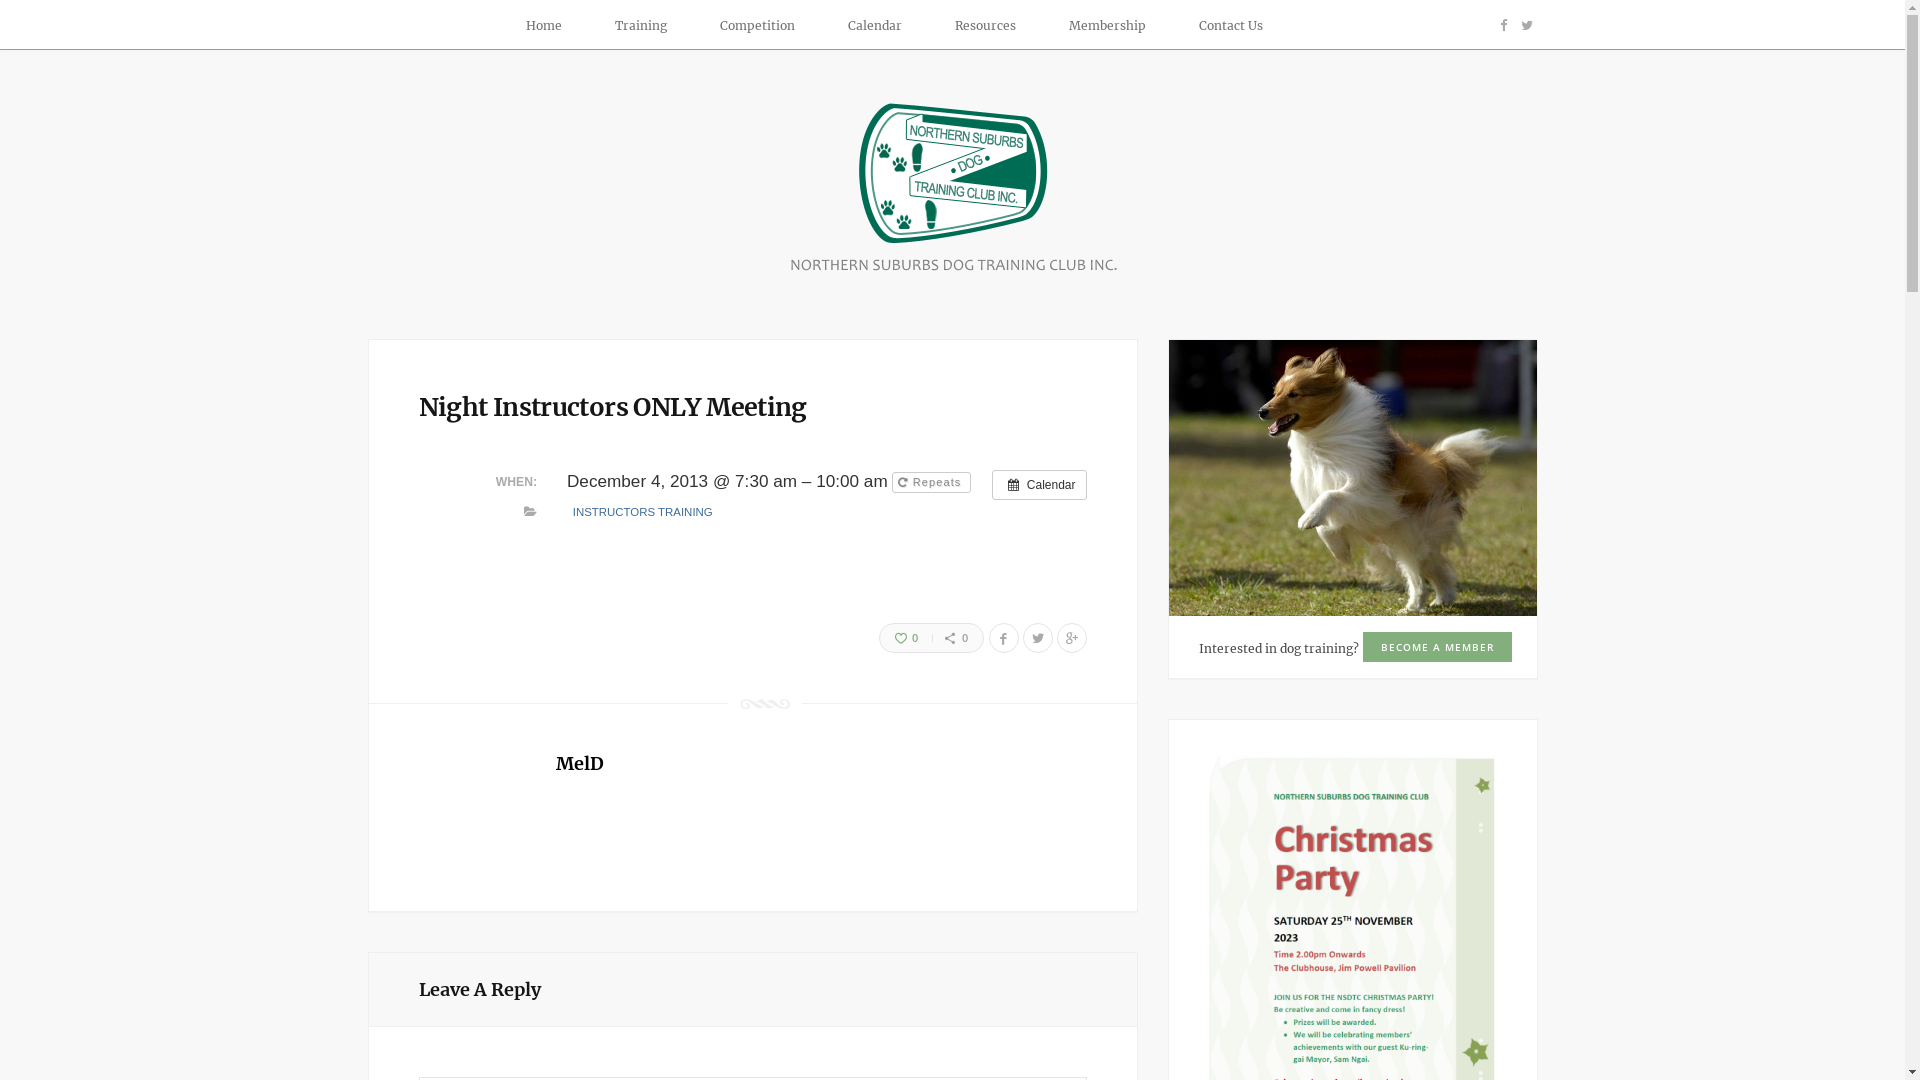 The image size is (1920, 1080). What do you see at coordinates (1435, 647) in the screenshot?
I see `'BECOME A MEMBER'` at bounding box center [1435, 647].